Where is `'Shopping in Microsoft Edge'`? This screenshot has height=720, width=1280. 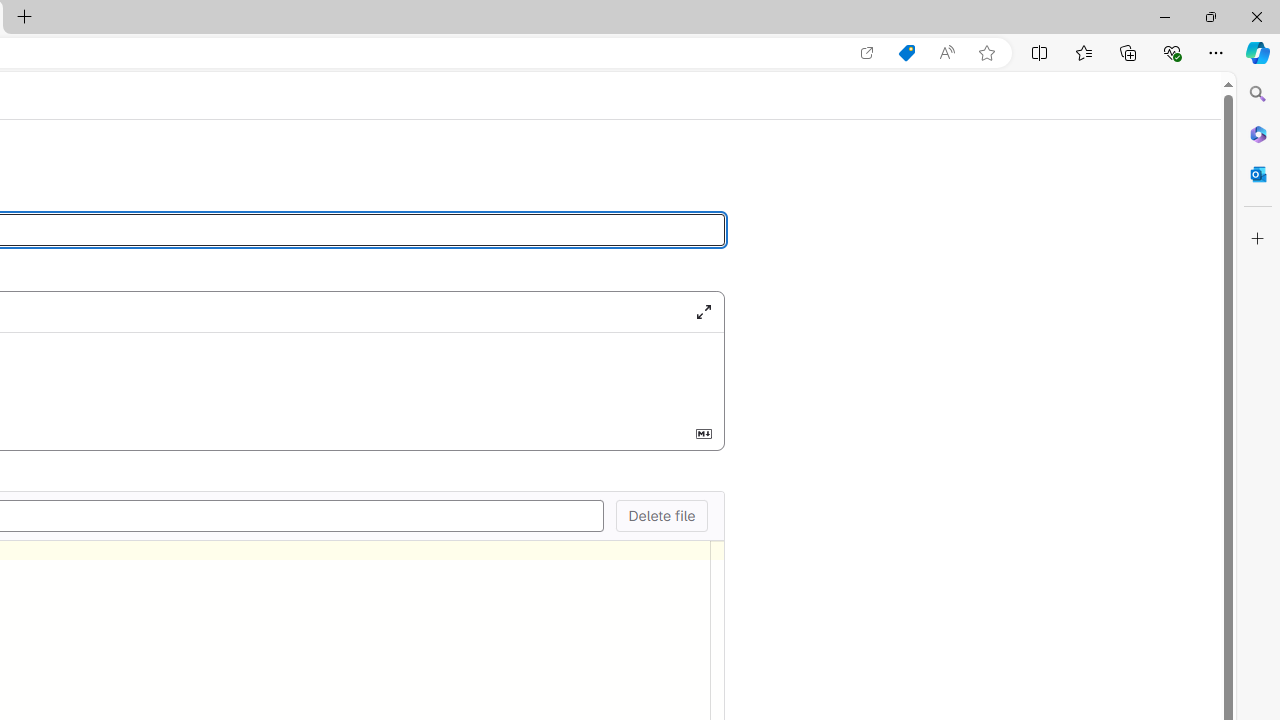 'Shopping in Microsoft Edge' is located at coordinates (905, 52).